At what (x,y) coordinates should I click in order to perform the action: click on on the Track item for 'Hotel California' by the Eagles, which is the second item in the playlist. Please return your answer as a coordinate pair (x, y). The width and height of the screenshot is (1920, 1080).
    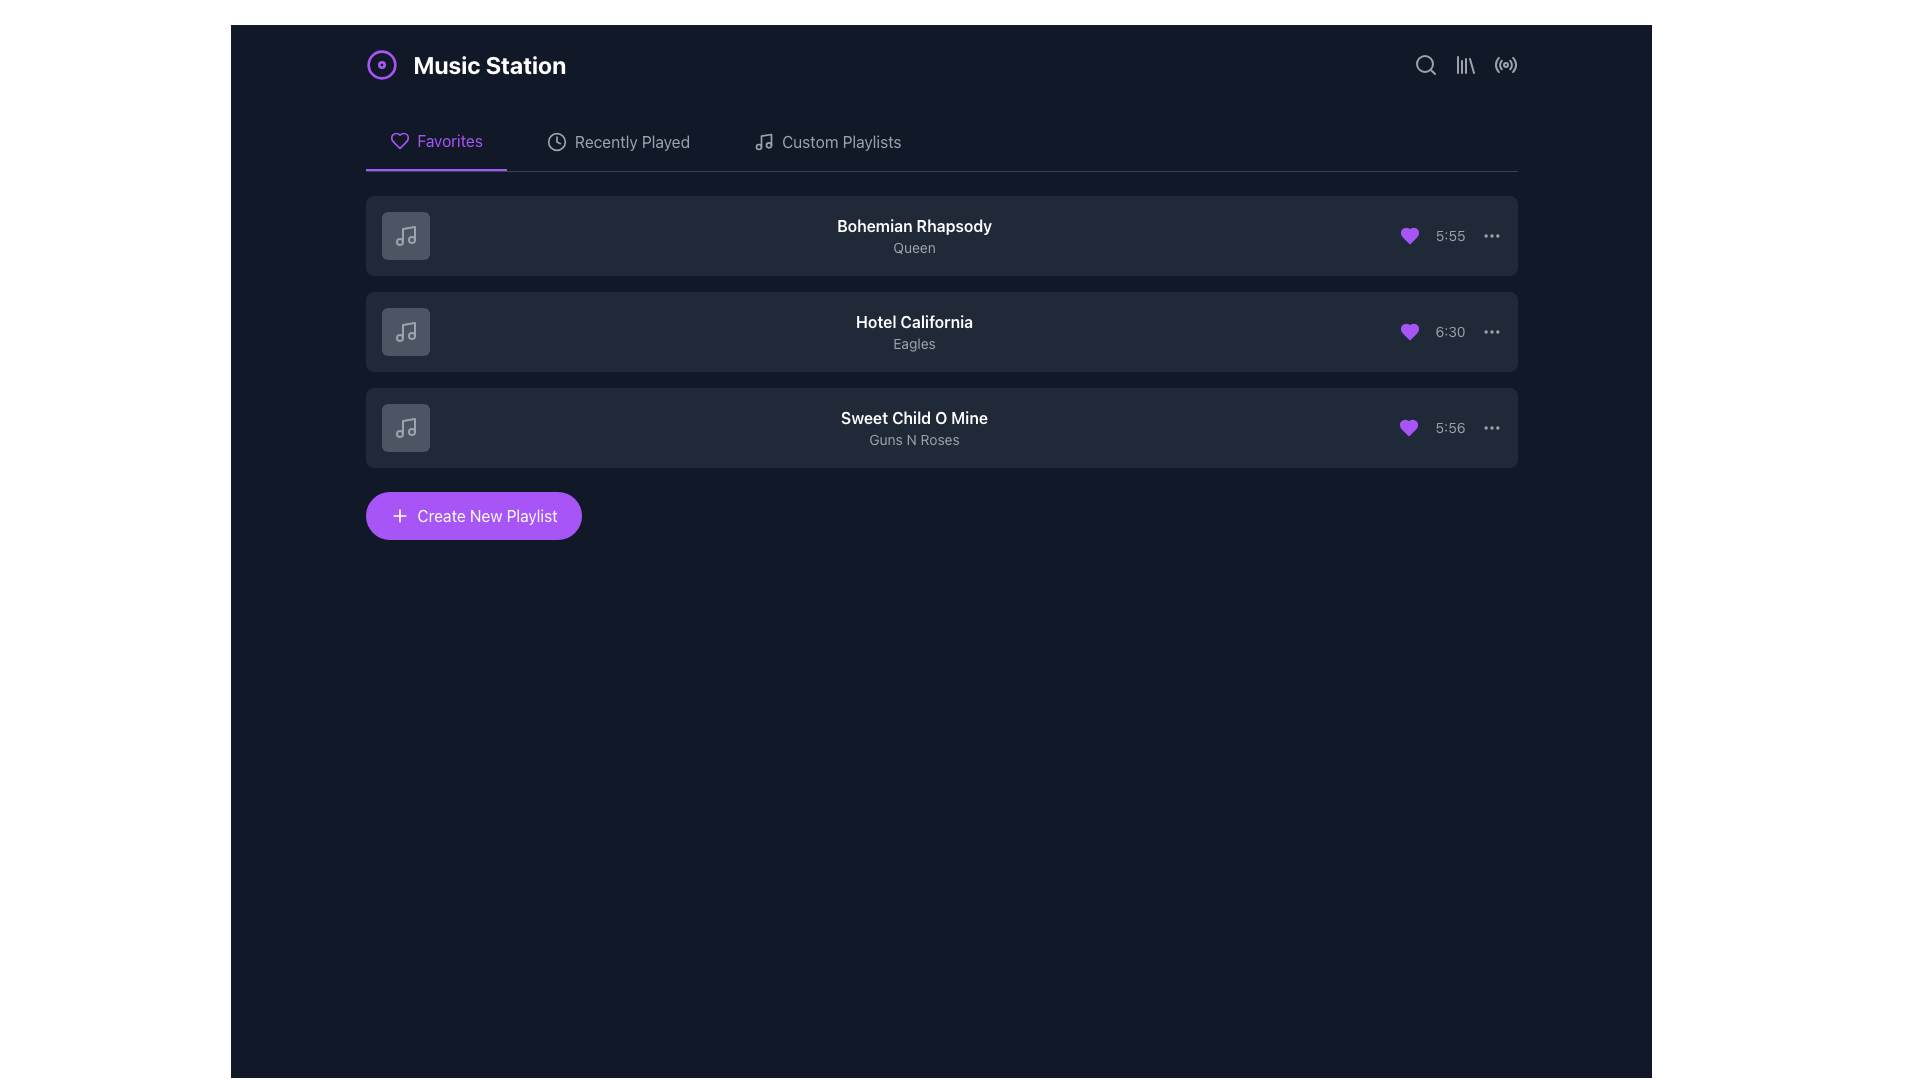
    Looking at the image, I should click on (940, 330).